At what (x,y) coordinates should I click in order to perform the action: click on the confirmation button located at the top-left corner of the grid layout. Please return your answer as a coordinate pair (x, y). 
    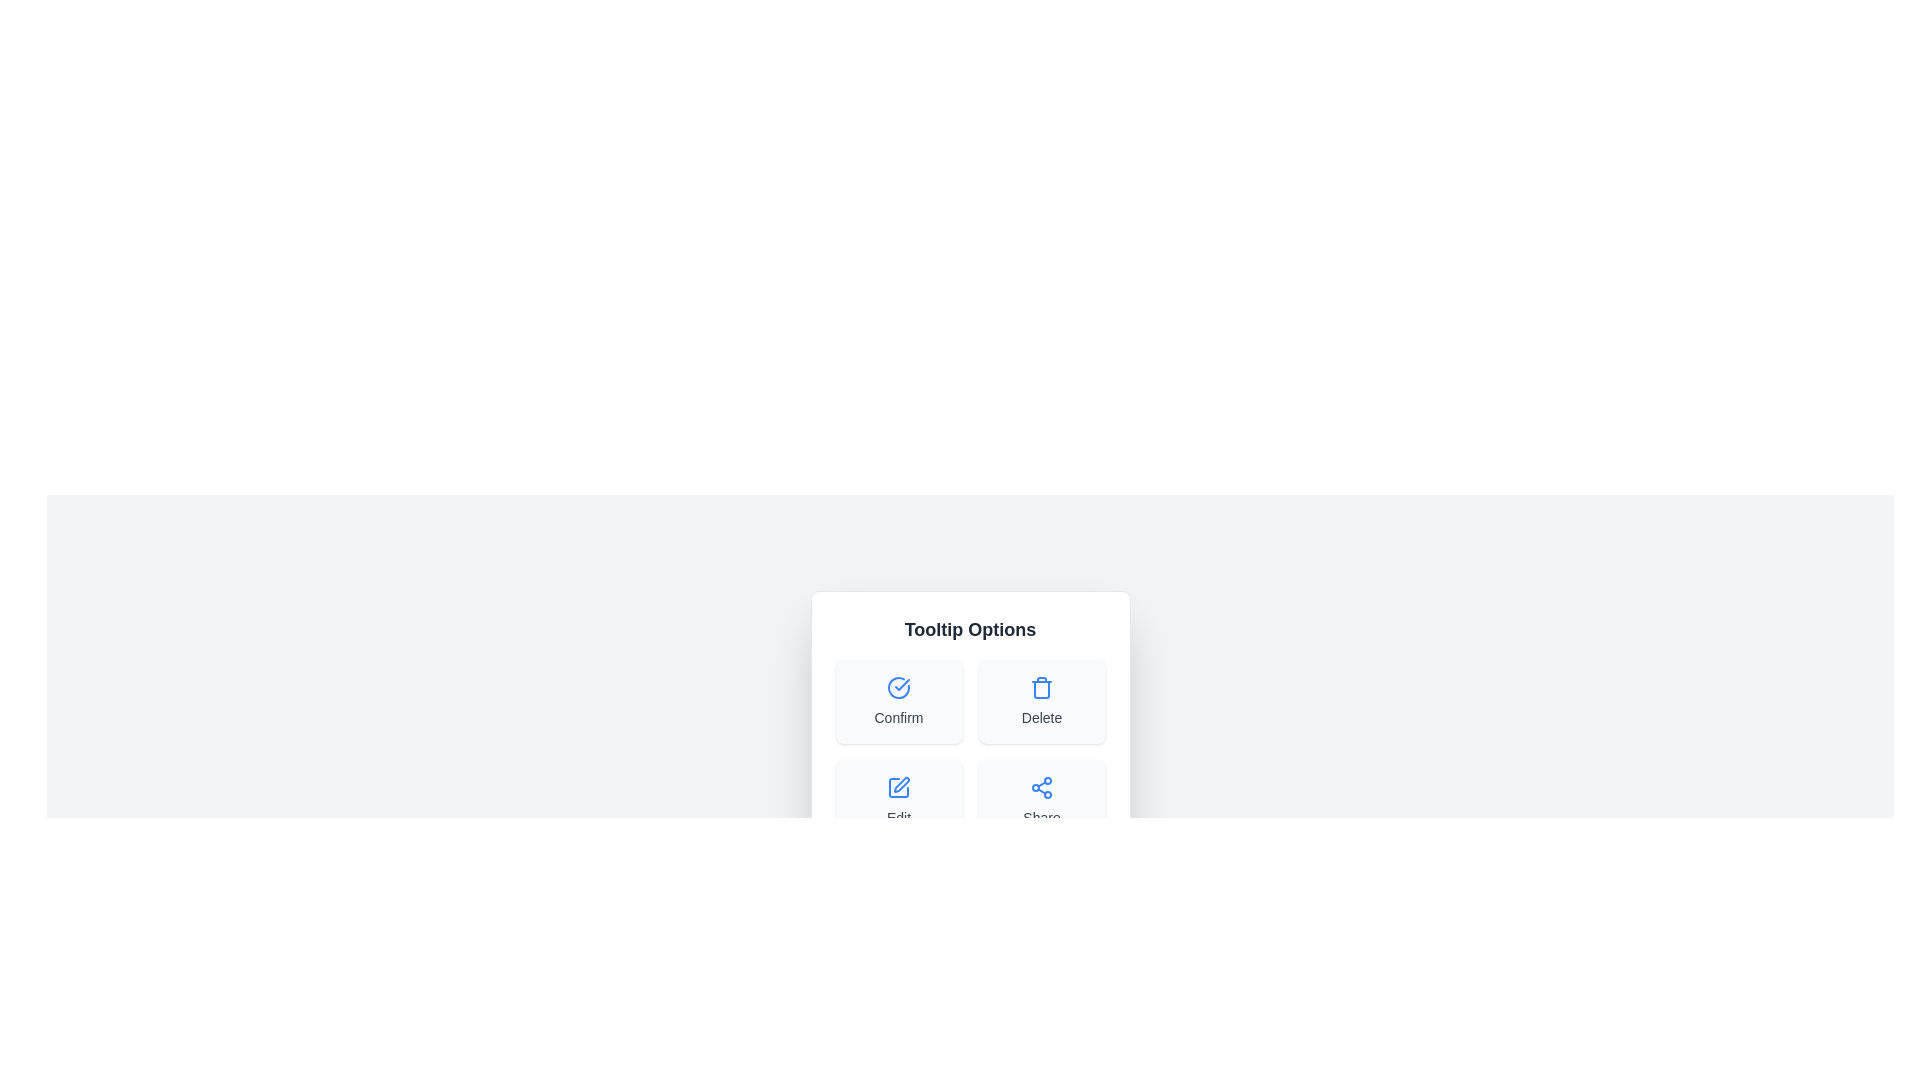
    Looking at the image, I should click on (897, 701).